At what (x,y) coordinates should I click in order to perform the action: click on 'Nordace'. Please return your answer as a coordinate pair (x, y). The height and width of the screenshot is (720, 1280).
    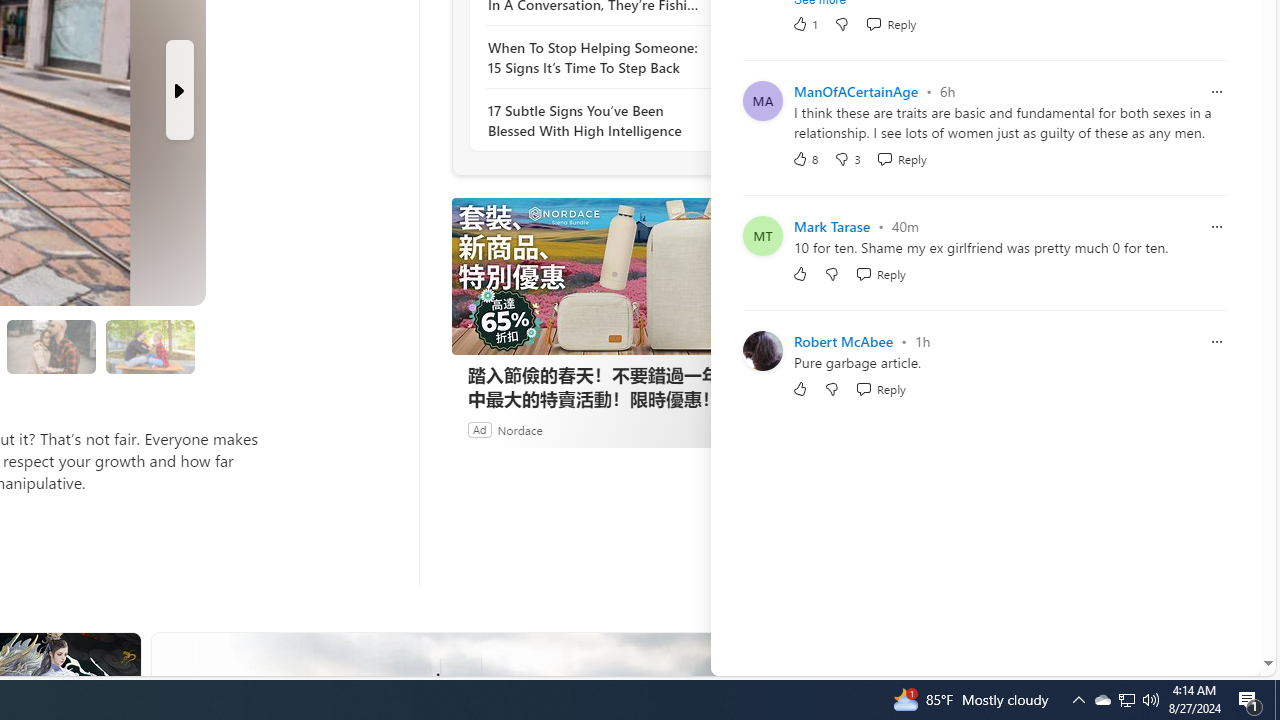
    Looking at the image, I should click on (519, 428).